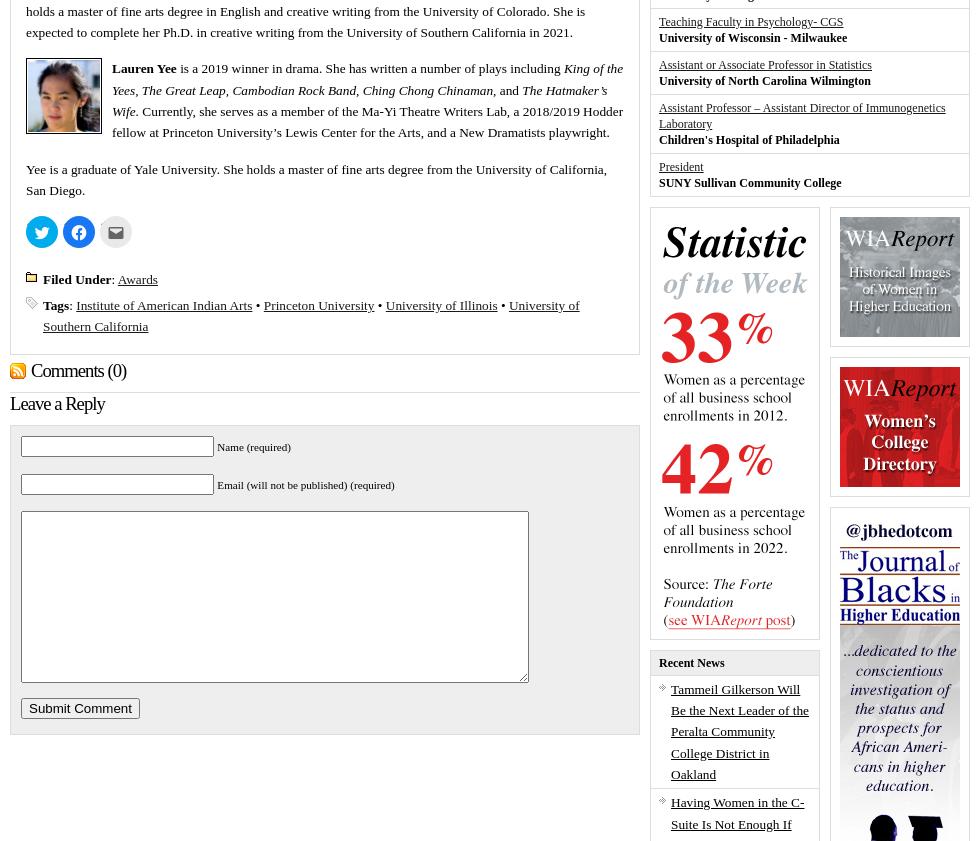 This screenshot has height=841, width=980. What do you see at coordinates (305, 483) in the screenshot?
I see `'Email (will not be published) (required)'` at bounding box center [305, 483].